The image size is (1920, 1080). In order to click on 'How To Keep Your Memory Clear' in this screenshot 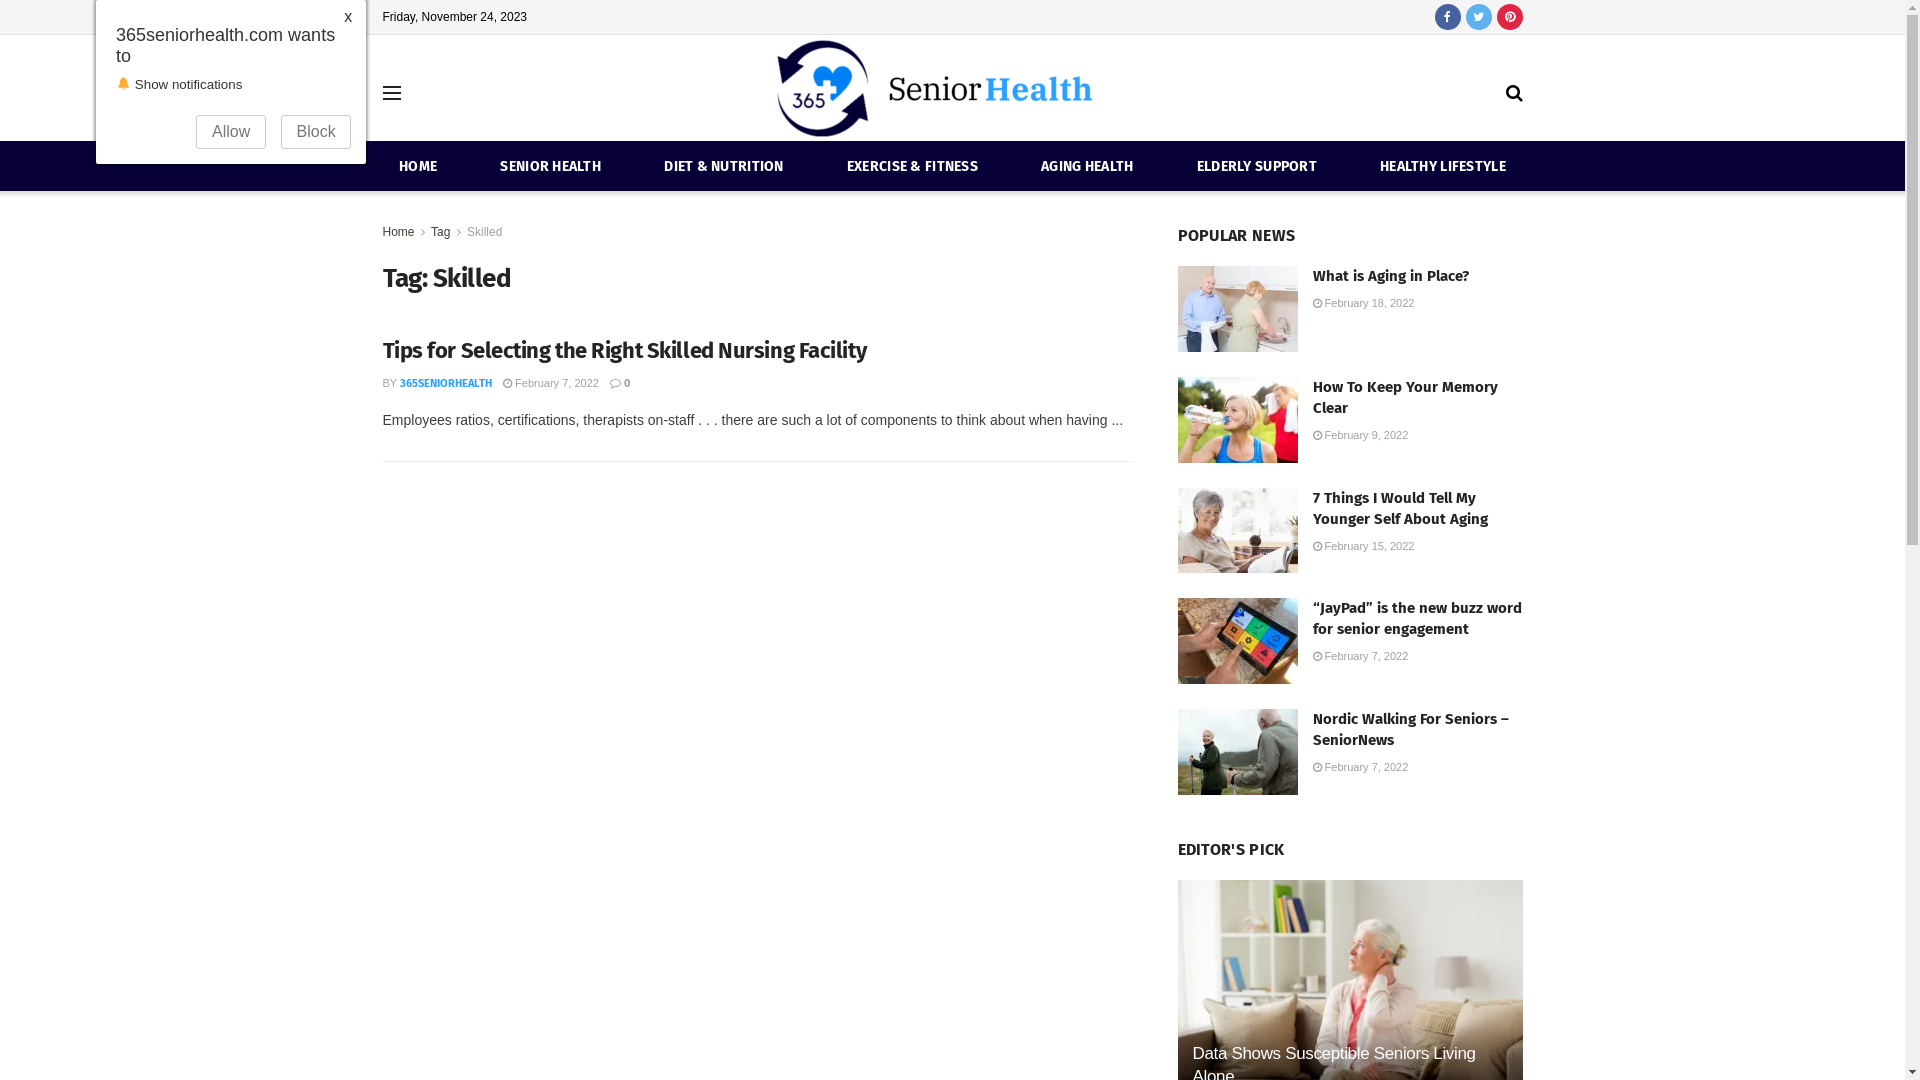, I will do `click(1403, 397)`.